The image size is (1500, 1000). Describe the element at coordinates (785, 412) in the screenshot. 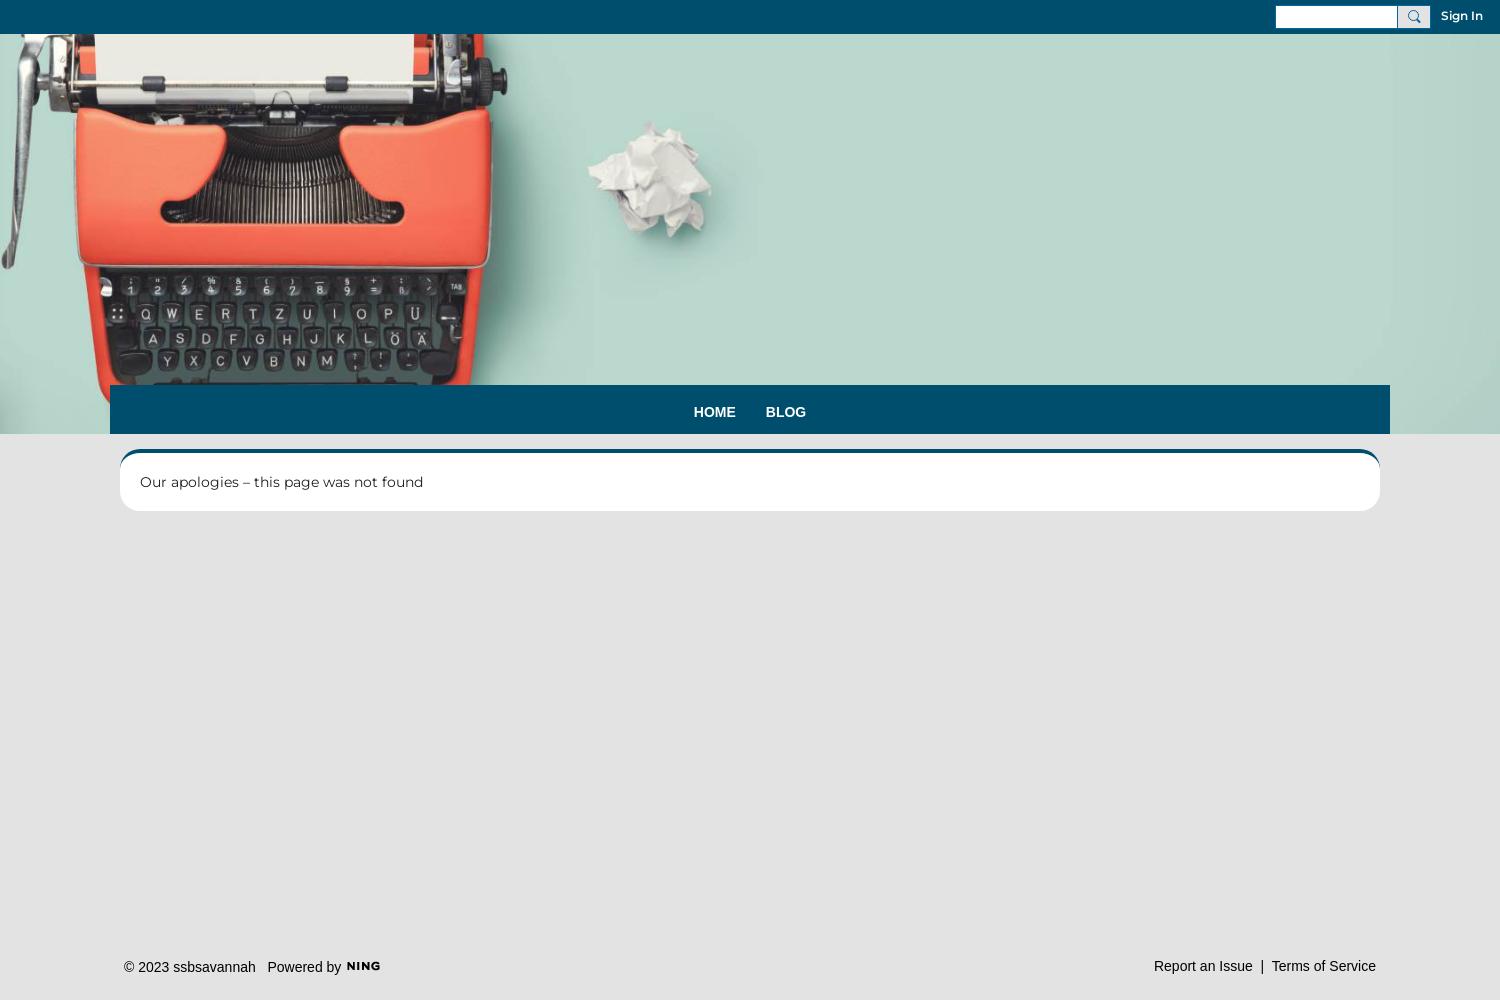

I see `'Blog'` at that location.